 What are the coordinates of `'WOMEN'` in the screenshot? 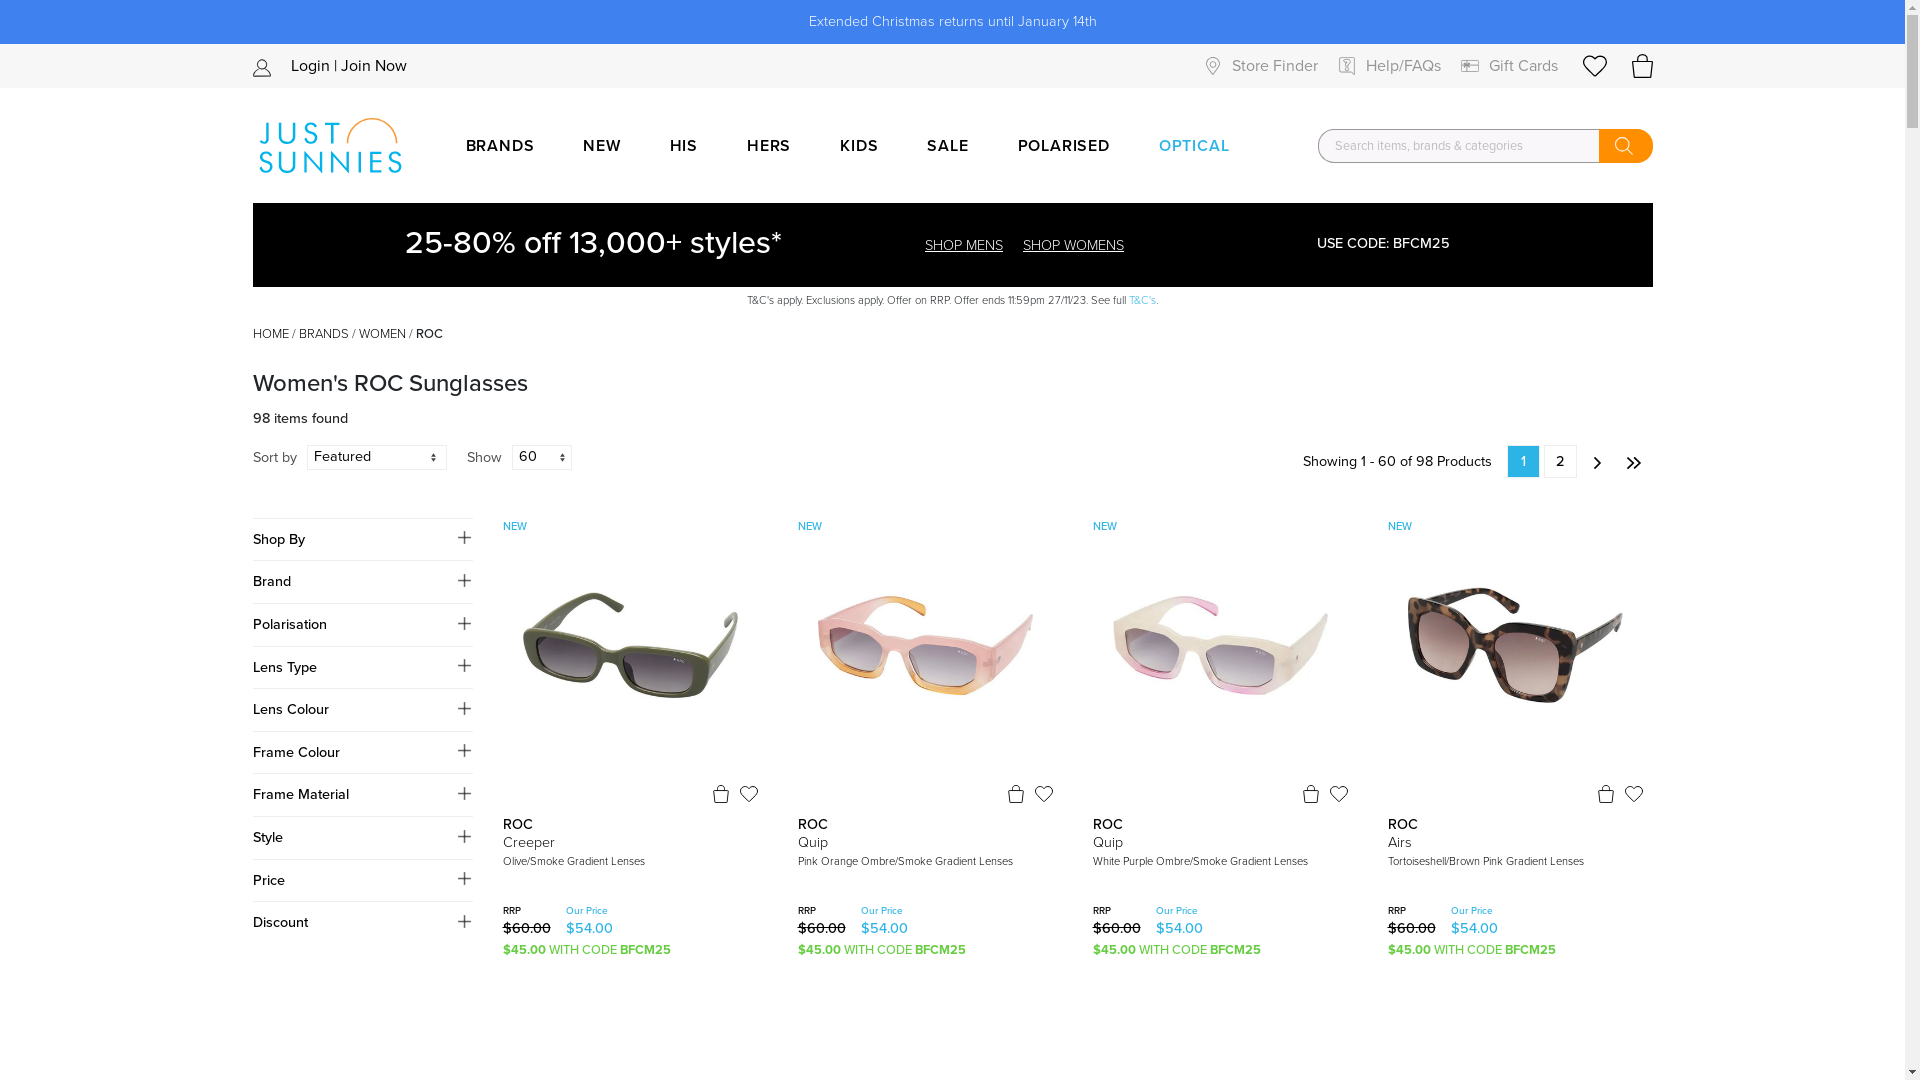 It's located at (381, 332).